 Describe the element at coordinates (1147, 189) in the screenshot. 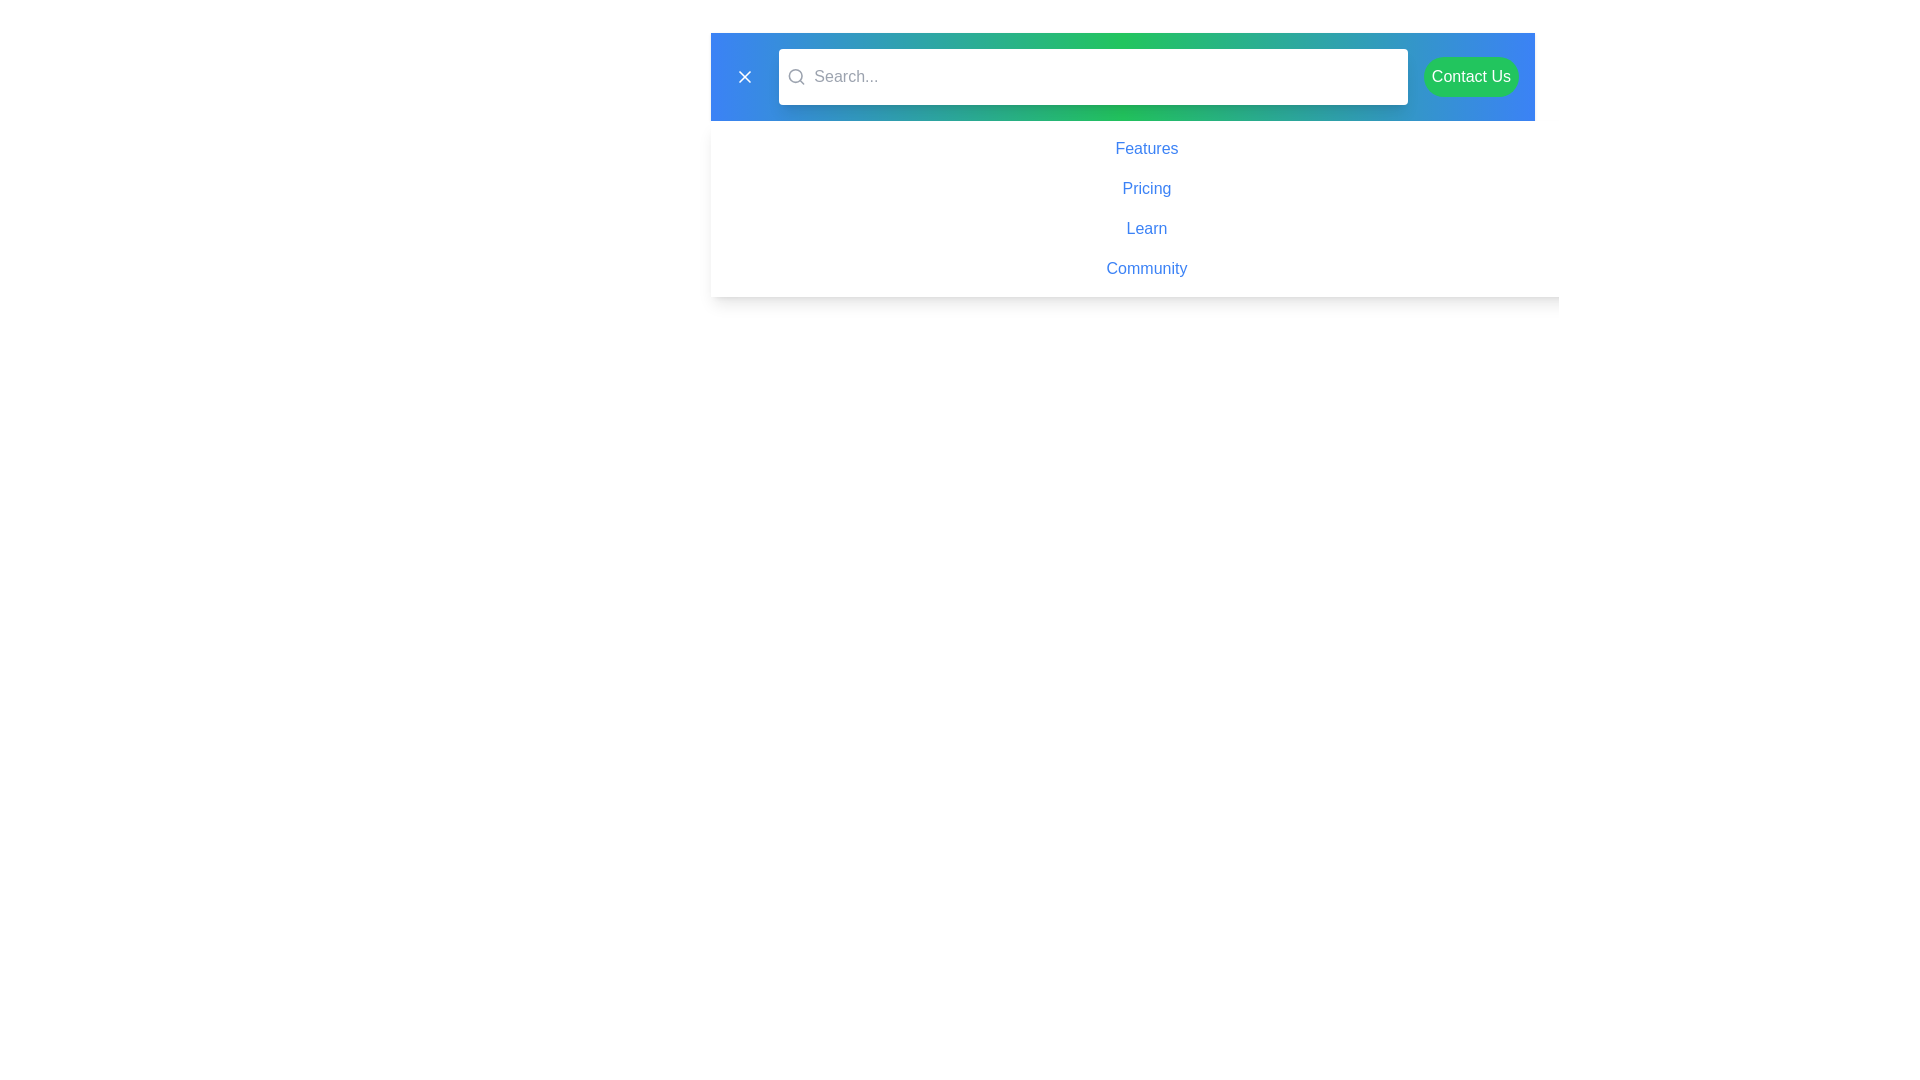

I see `the second hyperlink in the list` at that location.